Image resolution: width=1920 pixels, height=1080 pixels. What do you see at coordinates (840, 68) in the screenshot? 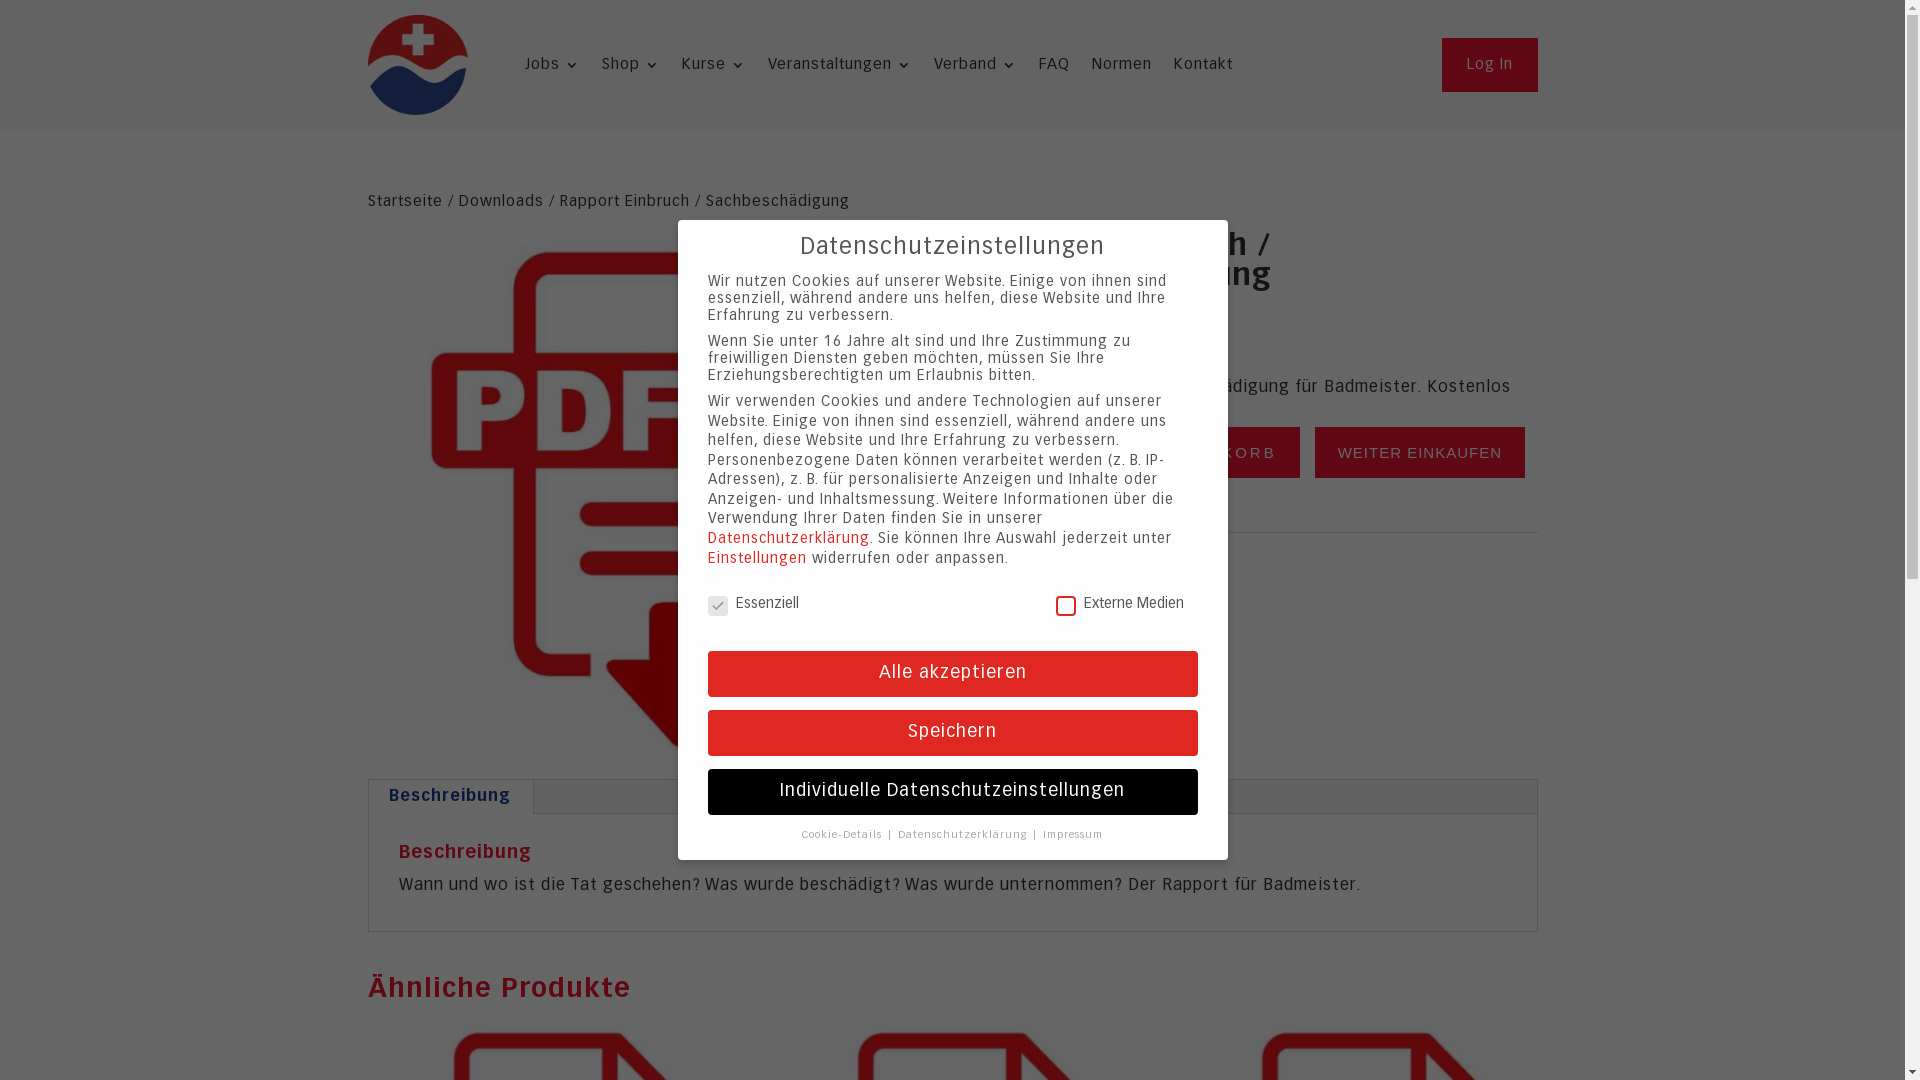
I see `'Veranstaltungen'` at bounding box center [840, 68].